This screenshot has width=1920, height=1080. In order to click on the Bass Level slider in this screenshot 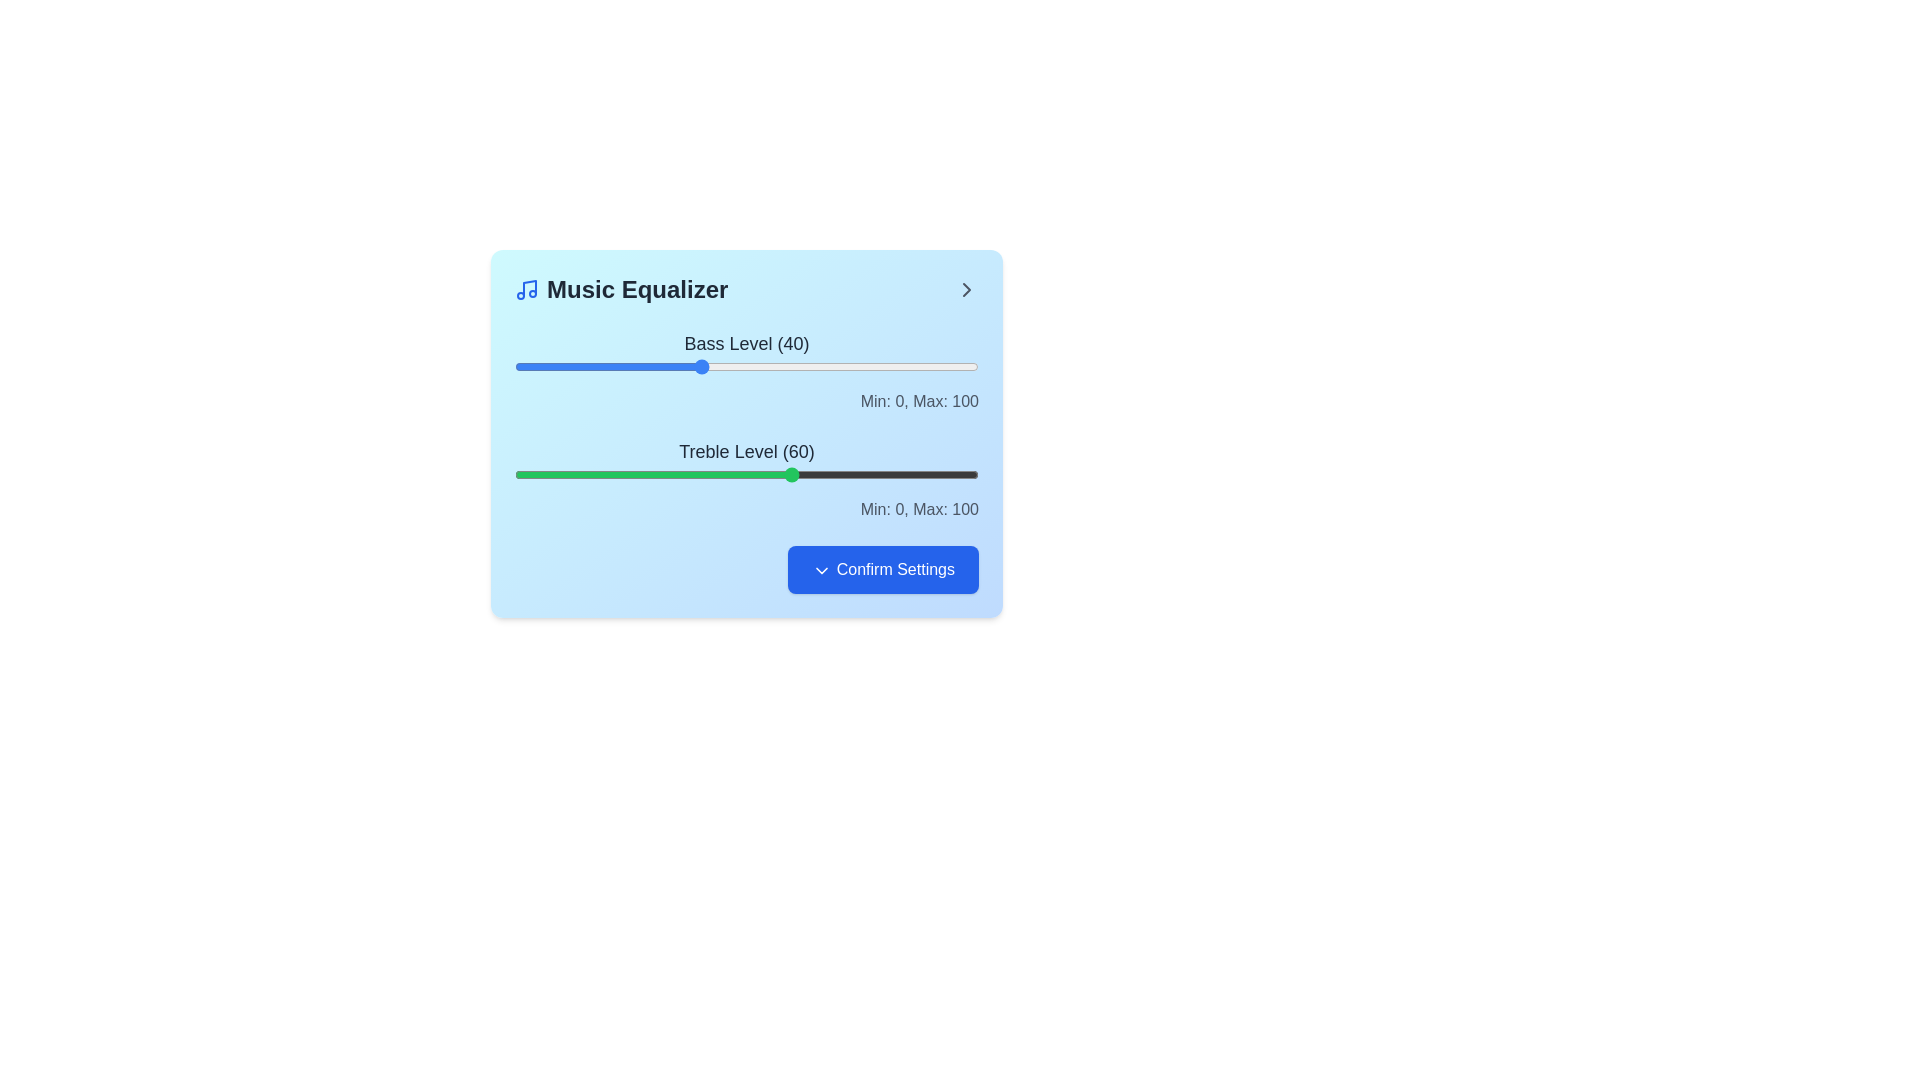, I will do `click(542, 366)`.